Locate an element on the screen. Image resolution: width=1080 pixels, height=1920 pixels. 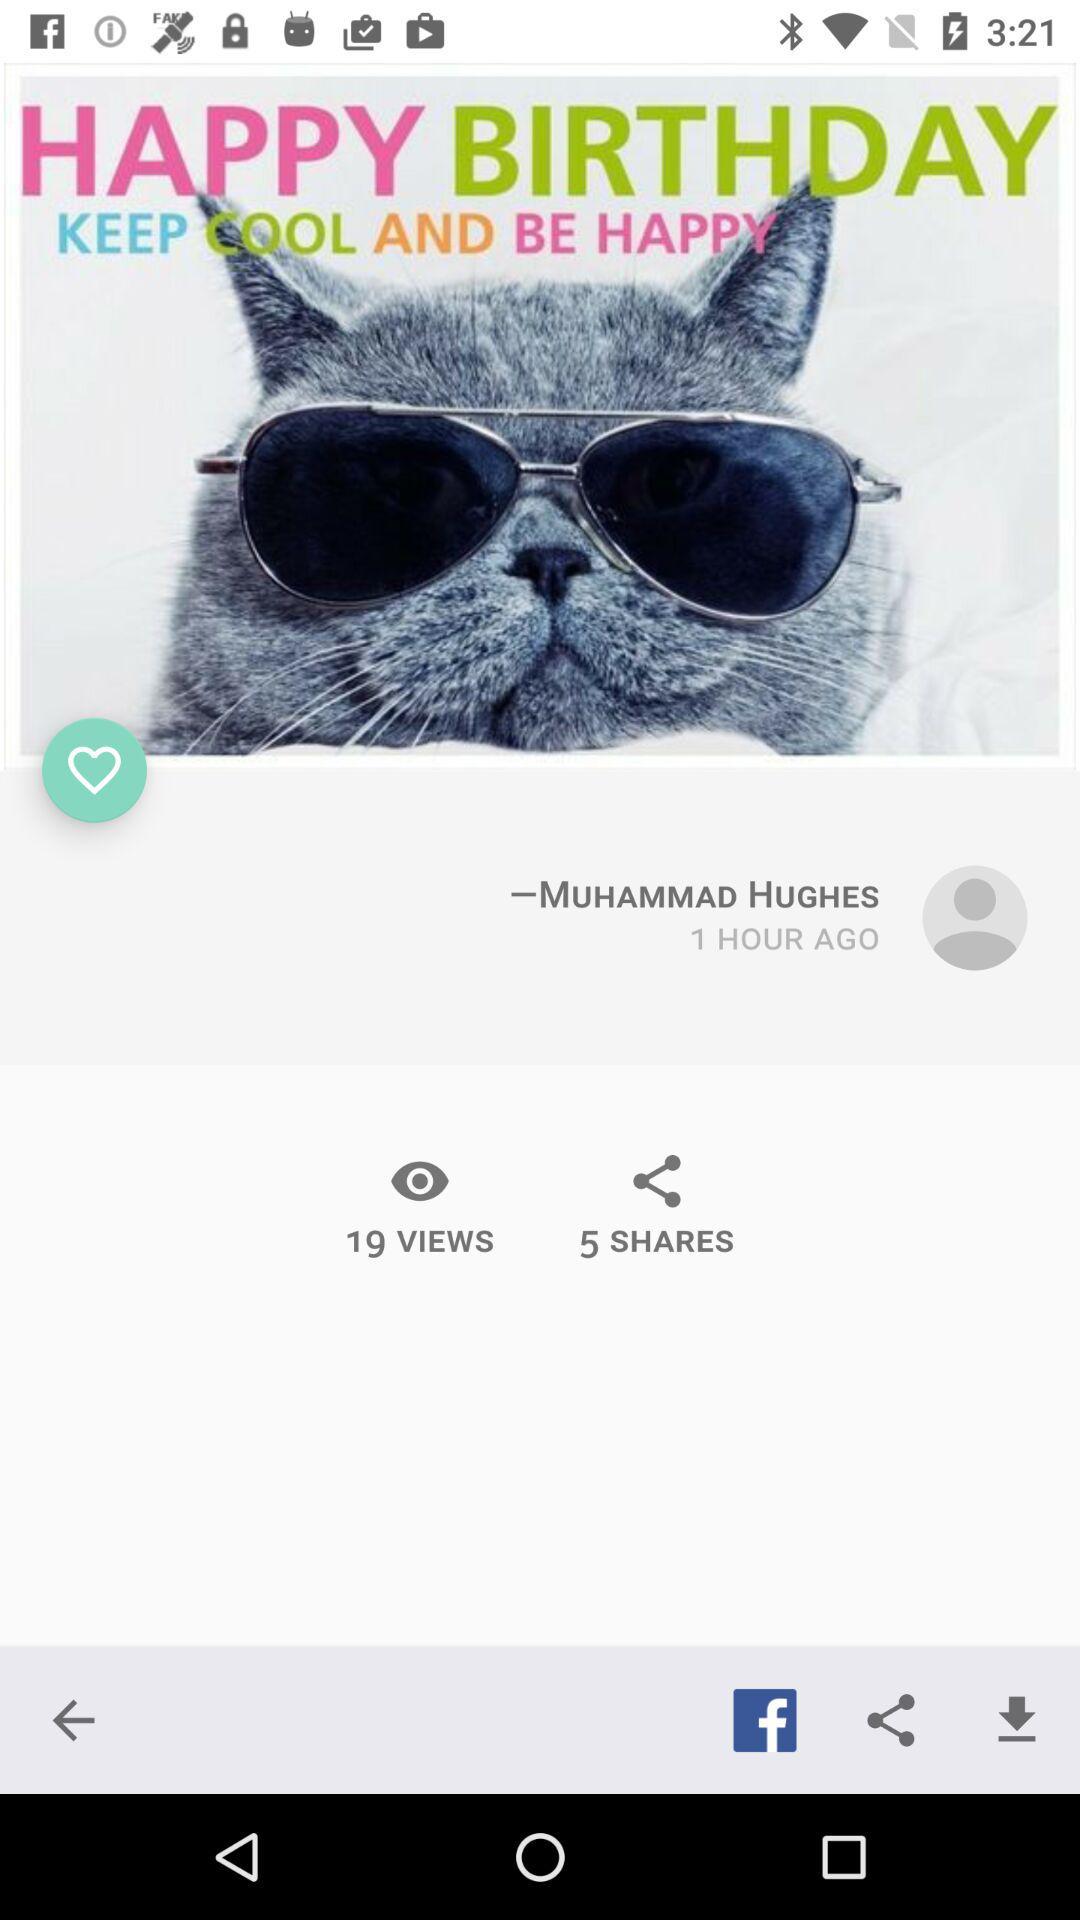
the download icon which is at bottom right of the page is located at coordinates (1017, 1720).